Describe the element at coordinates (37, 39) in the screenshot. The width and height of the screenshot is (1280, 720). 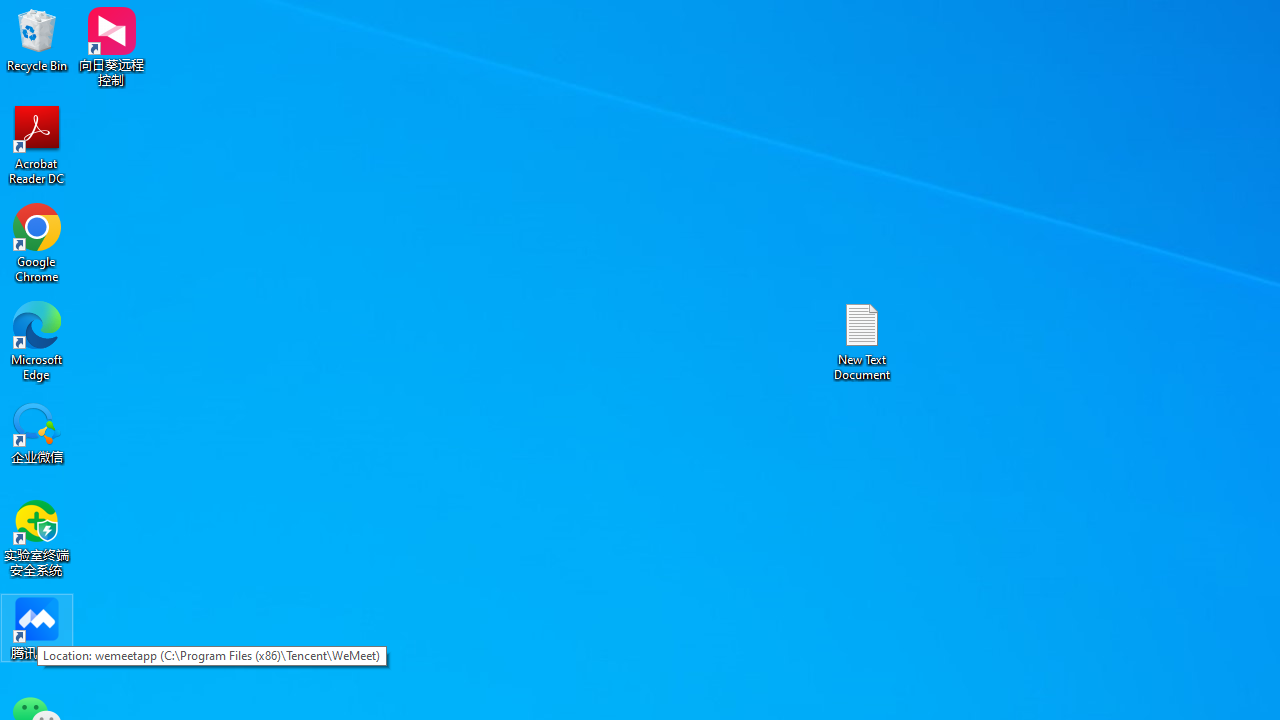
I see `'Recycle Bin'` at that location.